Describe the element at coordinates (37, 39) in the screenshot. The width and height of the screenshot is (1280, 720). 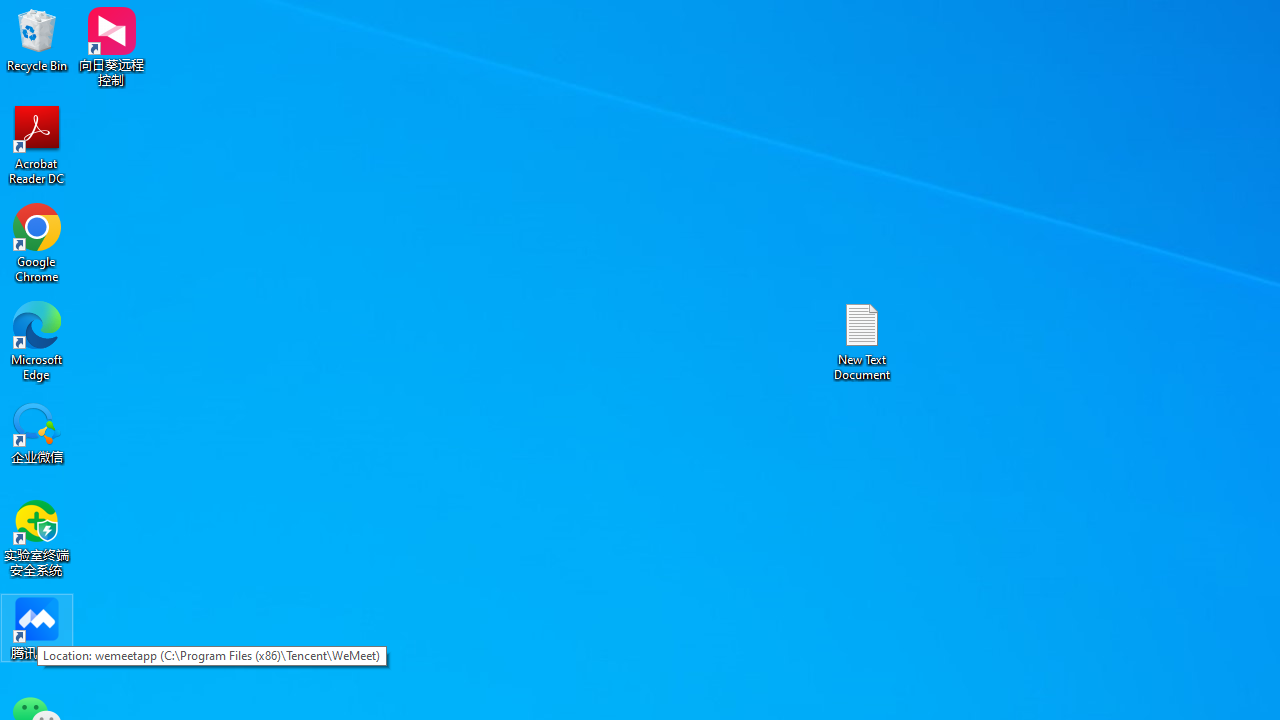
I see `'Recycle Bin'` at that location.